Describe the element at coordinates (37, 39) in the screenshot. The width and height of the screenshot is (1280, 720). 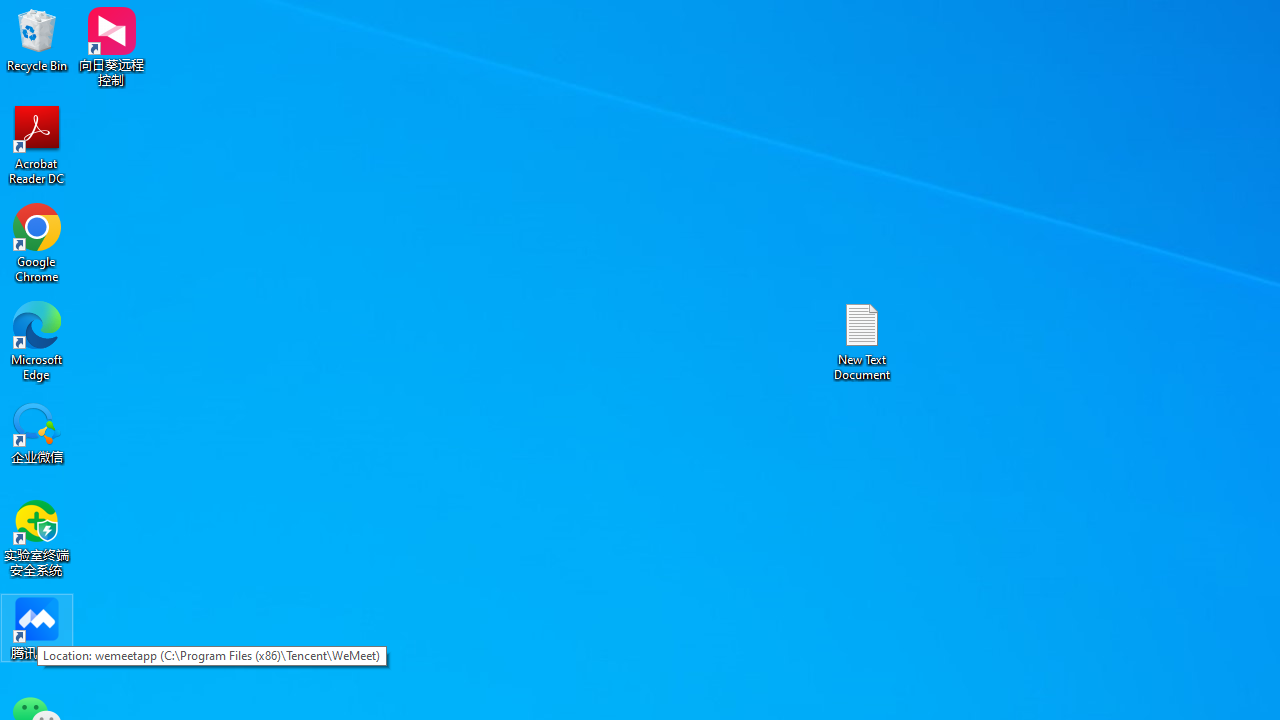
I see `'Recycle Bin'` at that location.